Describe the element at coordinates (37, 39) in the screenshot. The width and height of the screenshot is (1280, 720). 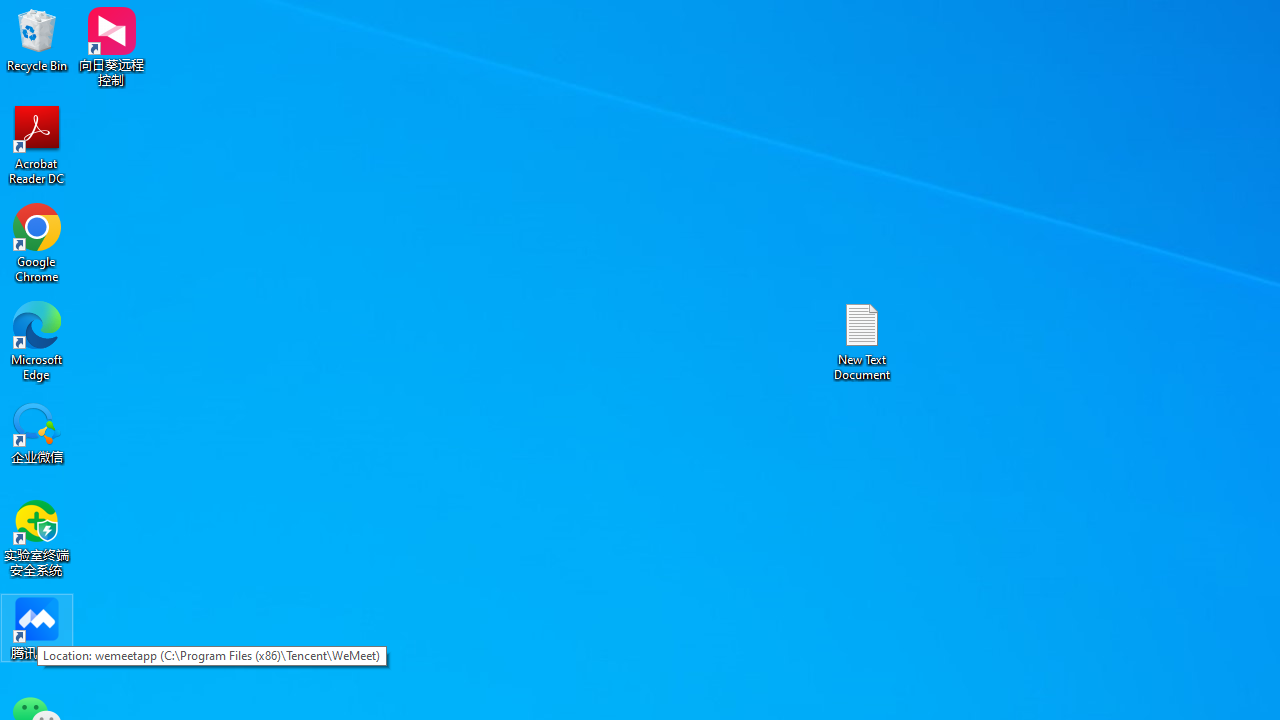
I see `'Recycle Bin'` at that location.